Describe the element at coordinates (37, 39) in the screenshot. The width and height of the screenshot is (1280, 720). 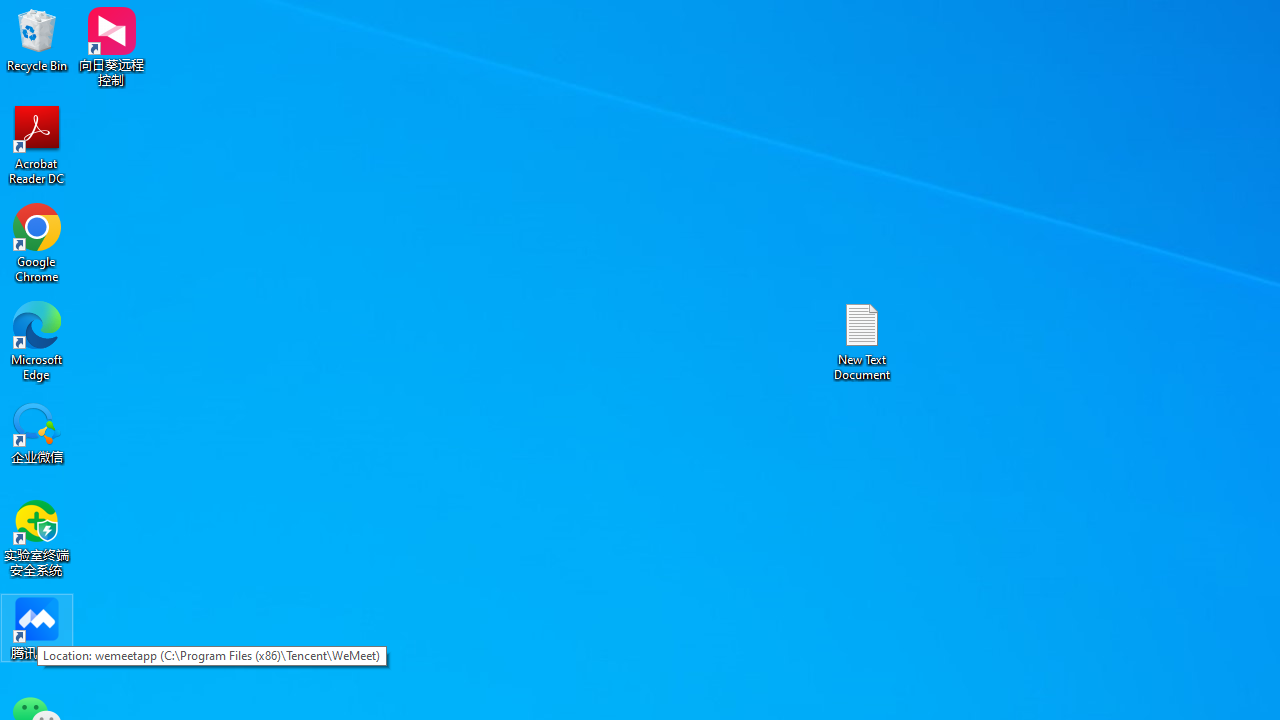
I see `'Recycle Bin'` at that location.